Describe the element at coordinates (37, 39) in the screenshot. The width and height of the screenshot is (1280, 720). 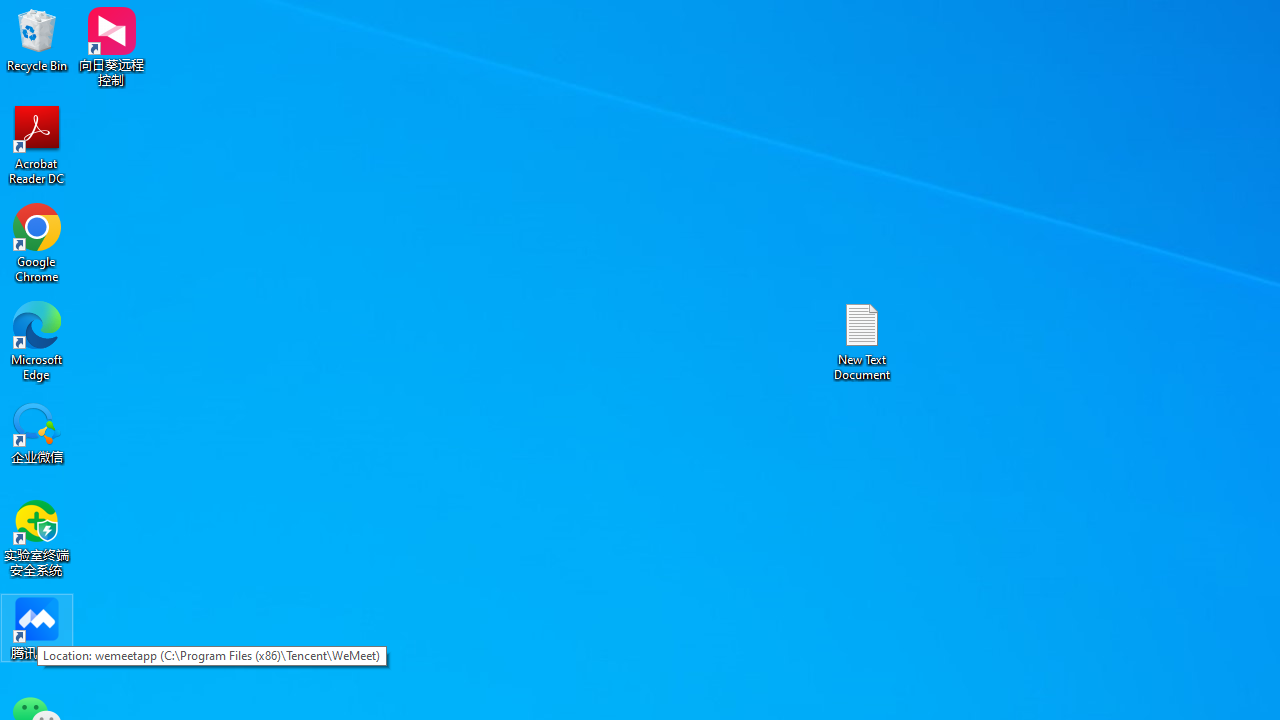
I see `'Recycle Bin'` at that location.